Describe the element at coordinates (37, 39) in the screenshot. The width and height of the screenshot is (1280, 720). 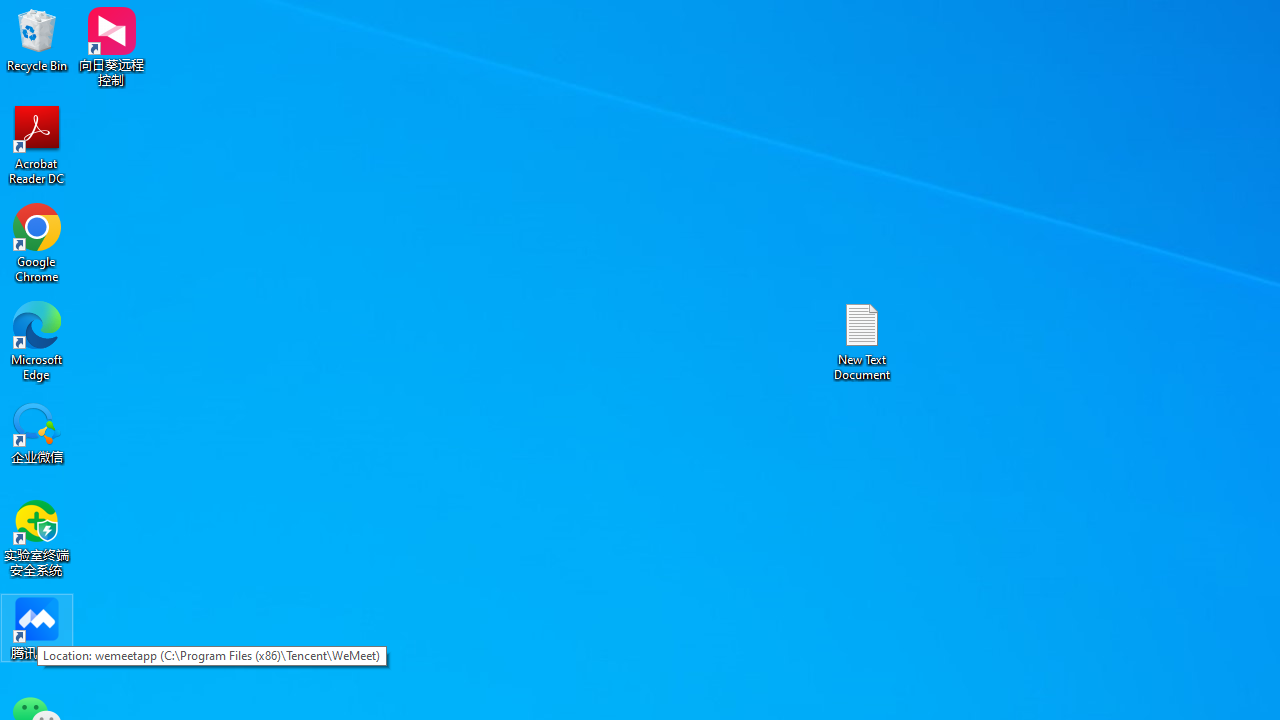
I see `'Recycle Bin'` at that location.